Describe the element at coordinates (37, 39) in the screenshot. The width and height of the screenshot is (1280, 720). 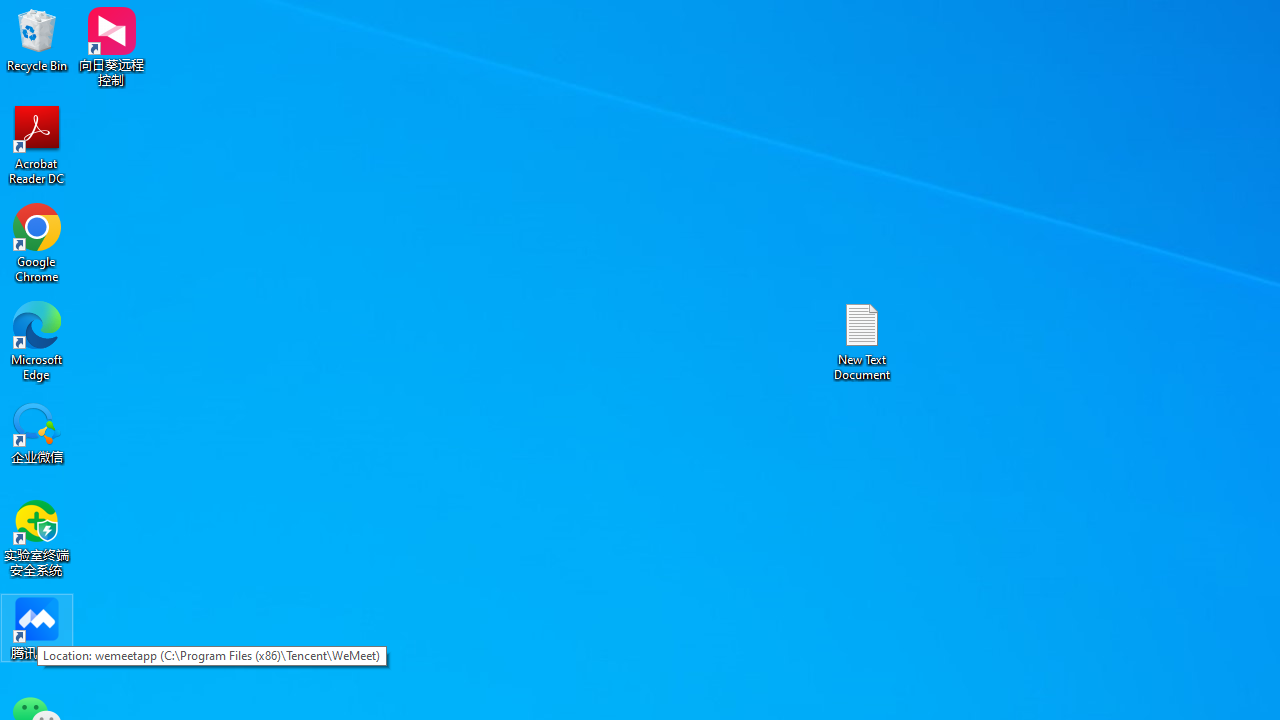
I see `'Recycle Bin'` at that location.